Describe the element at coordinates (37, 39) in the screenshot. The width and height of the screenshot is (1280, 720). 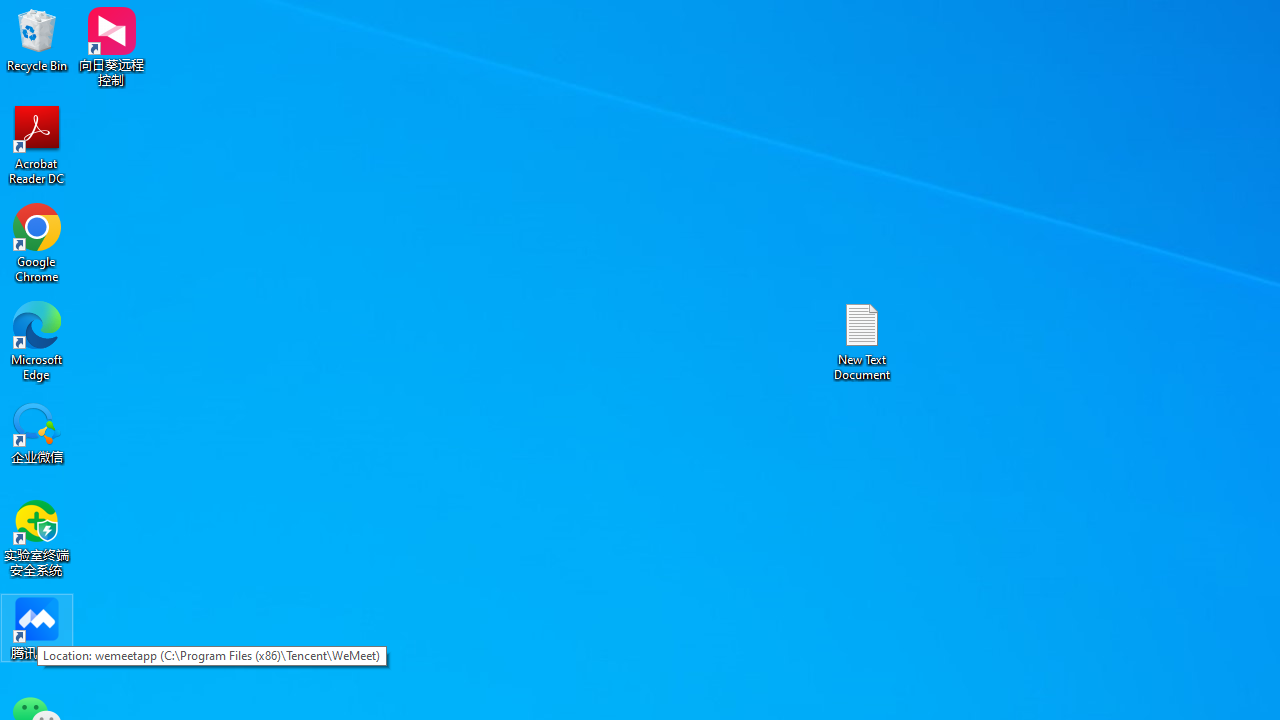
I see `'Recycle Bin'` at that location.